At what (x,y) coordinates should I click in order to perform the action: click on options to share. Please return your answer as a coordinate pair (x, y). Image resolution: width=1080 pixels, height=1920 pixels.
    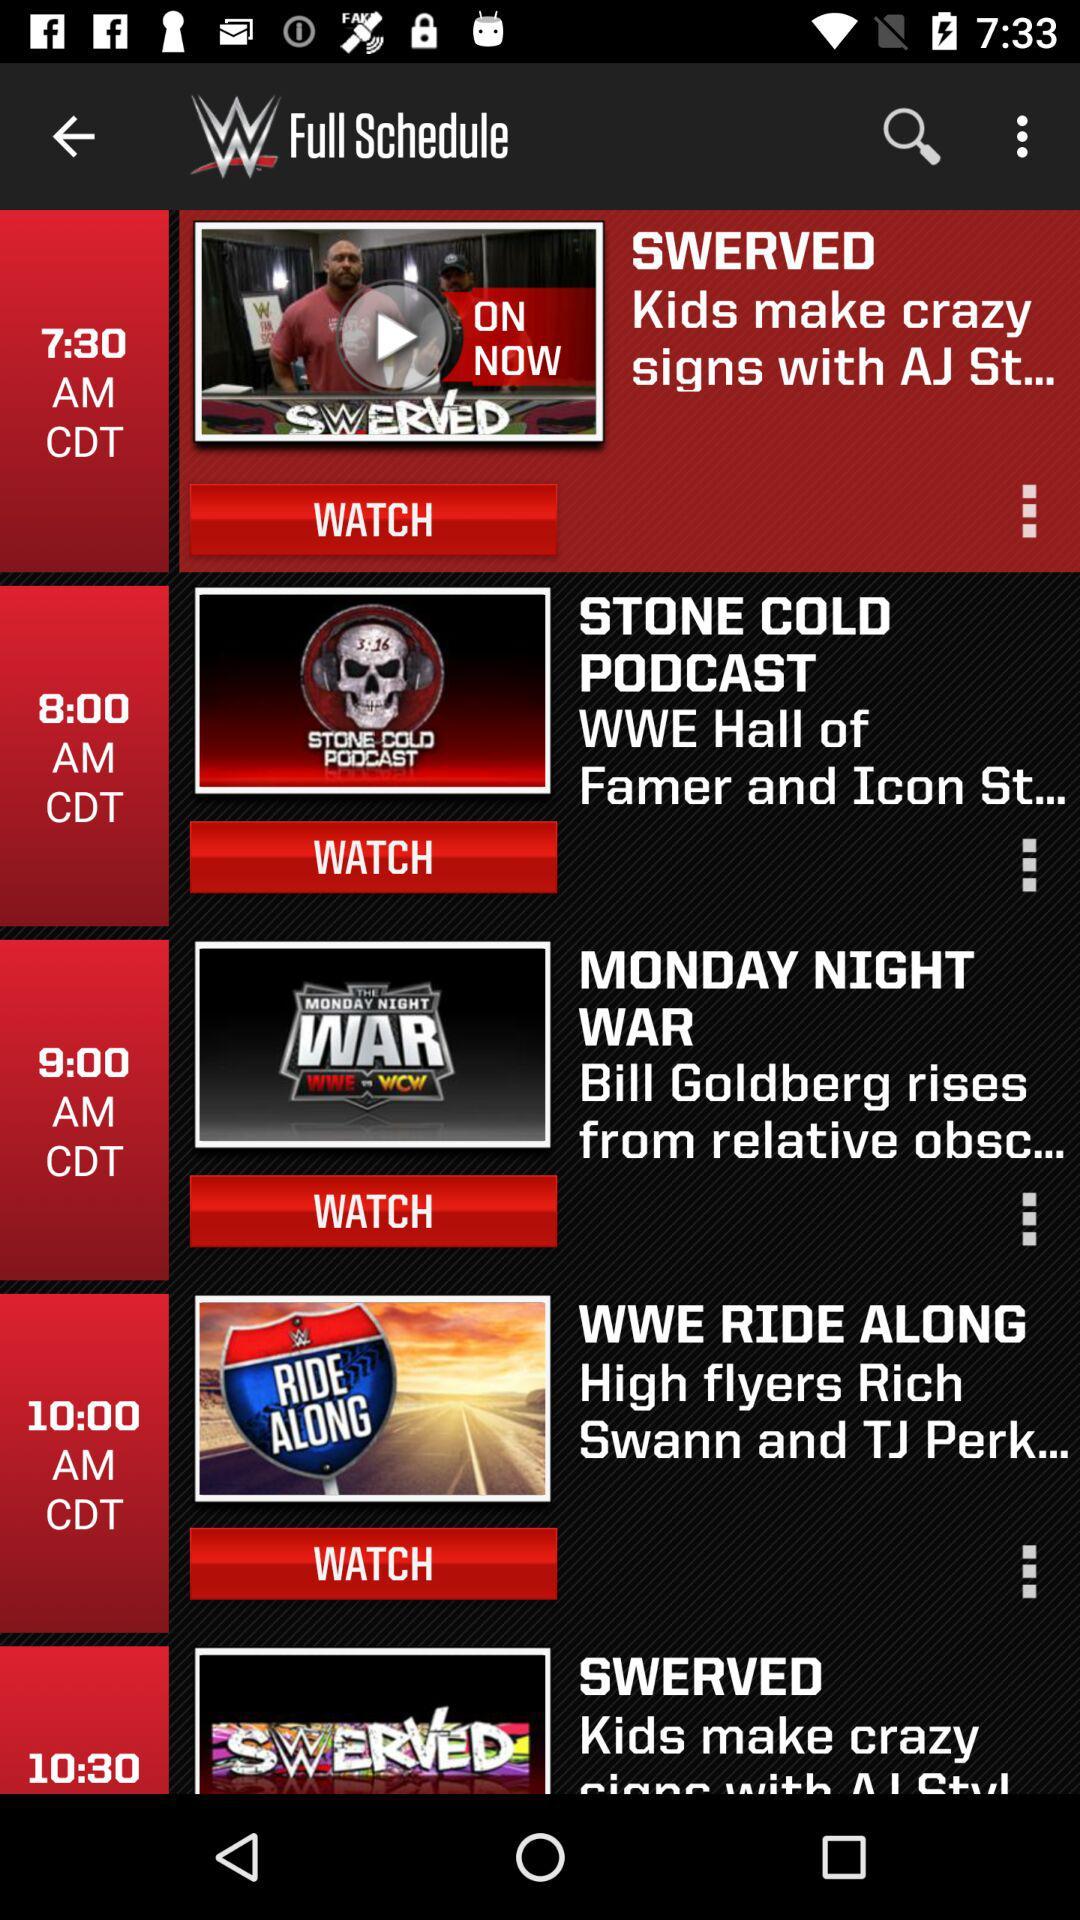
    Looking at the image, I should click on (1027, 1579).